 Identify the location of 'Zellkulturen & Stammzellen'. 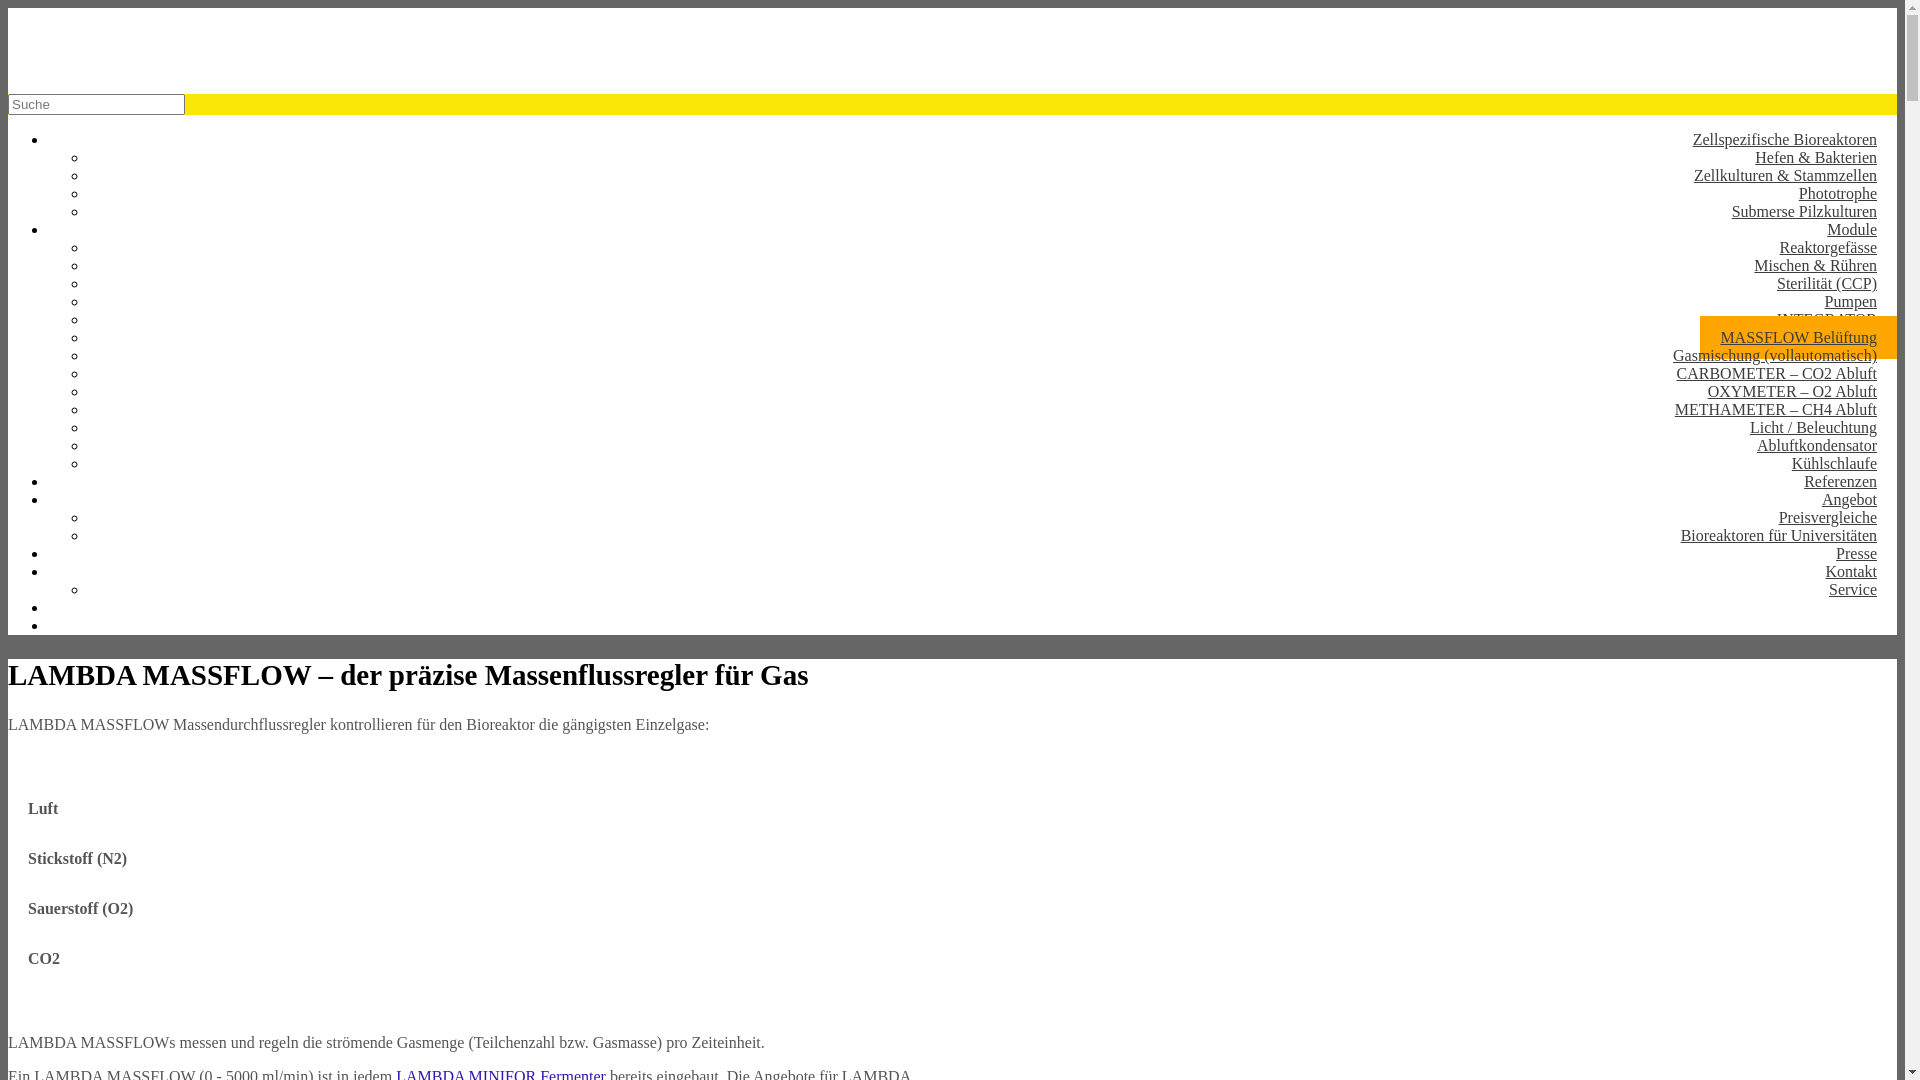
(1785, 174).